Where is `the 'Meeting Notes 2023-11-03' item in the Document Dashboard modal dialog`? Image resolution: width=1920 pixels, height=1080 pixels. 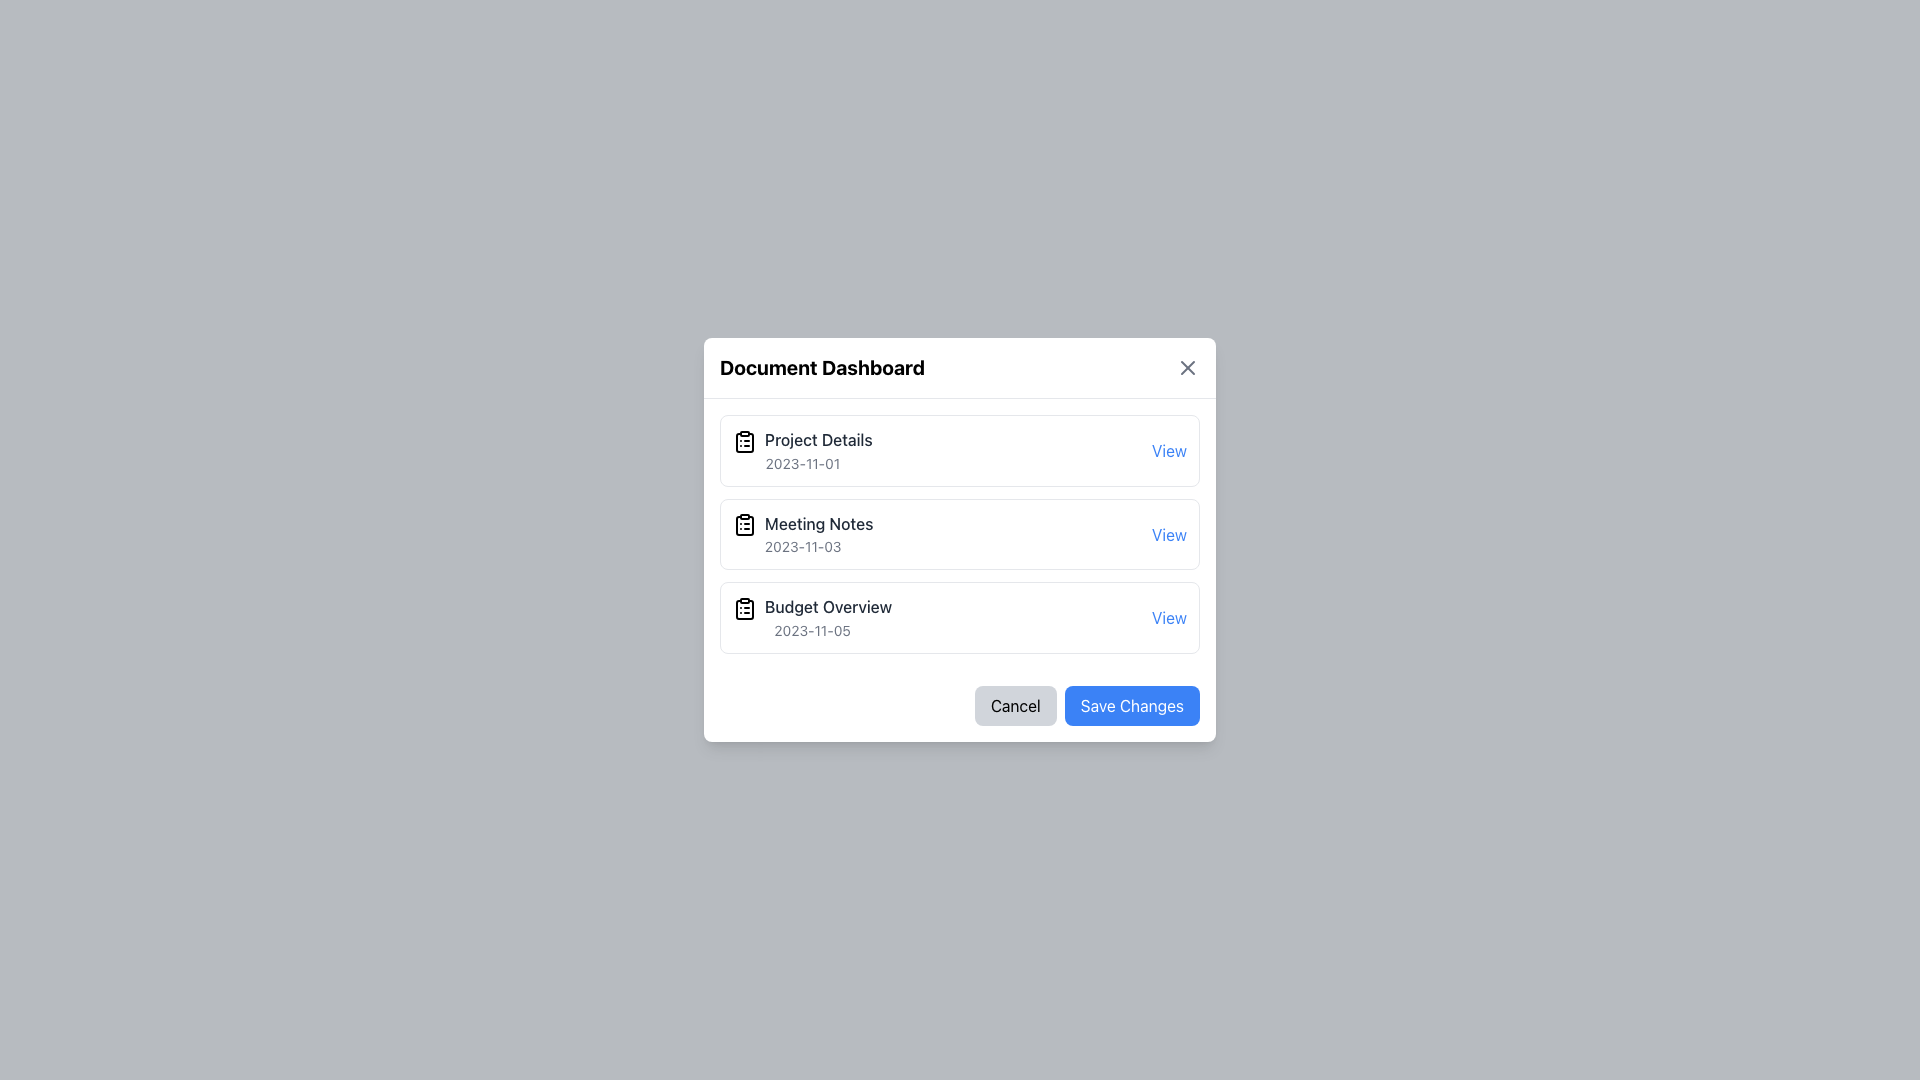 the 'Meeting Notes 2023-11-03' item in the Document Dashboard modal dialog is located at coordinates (960, 540).